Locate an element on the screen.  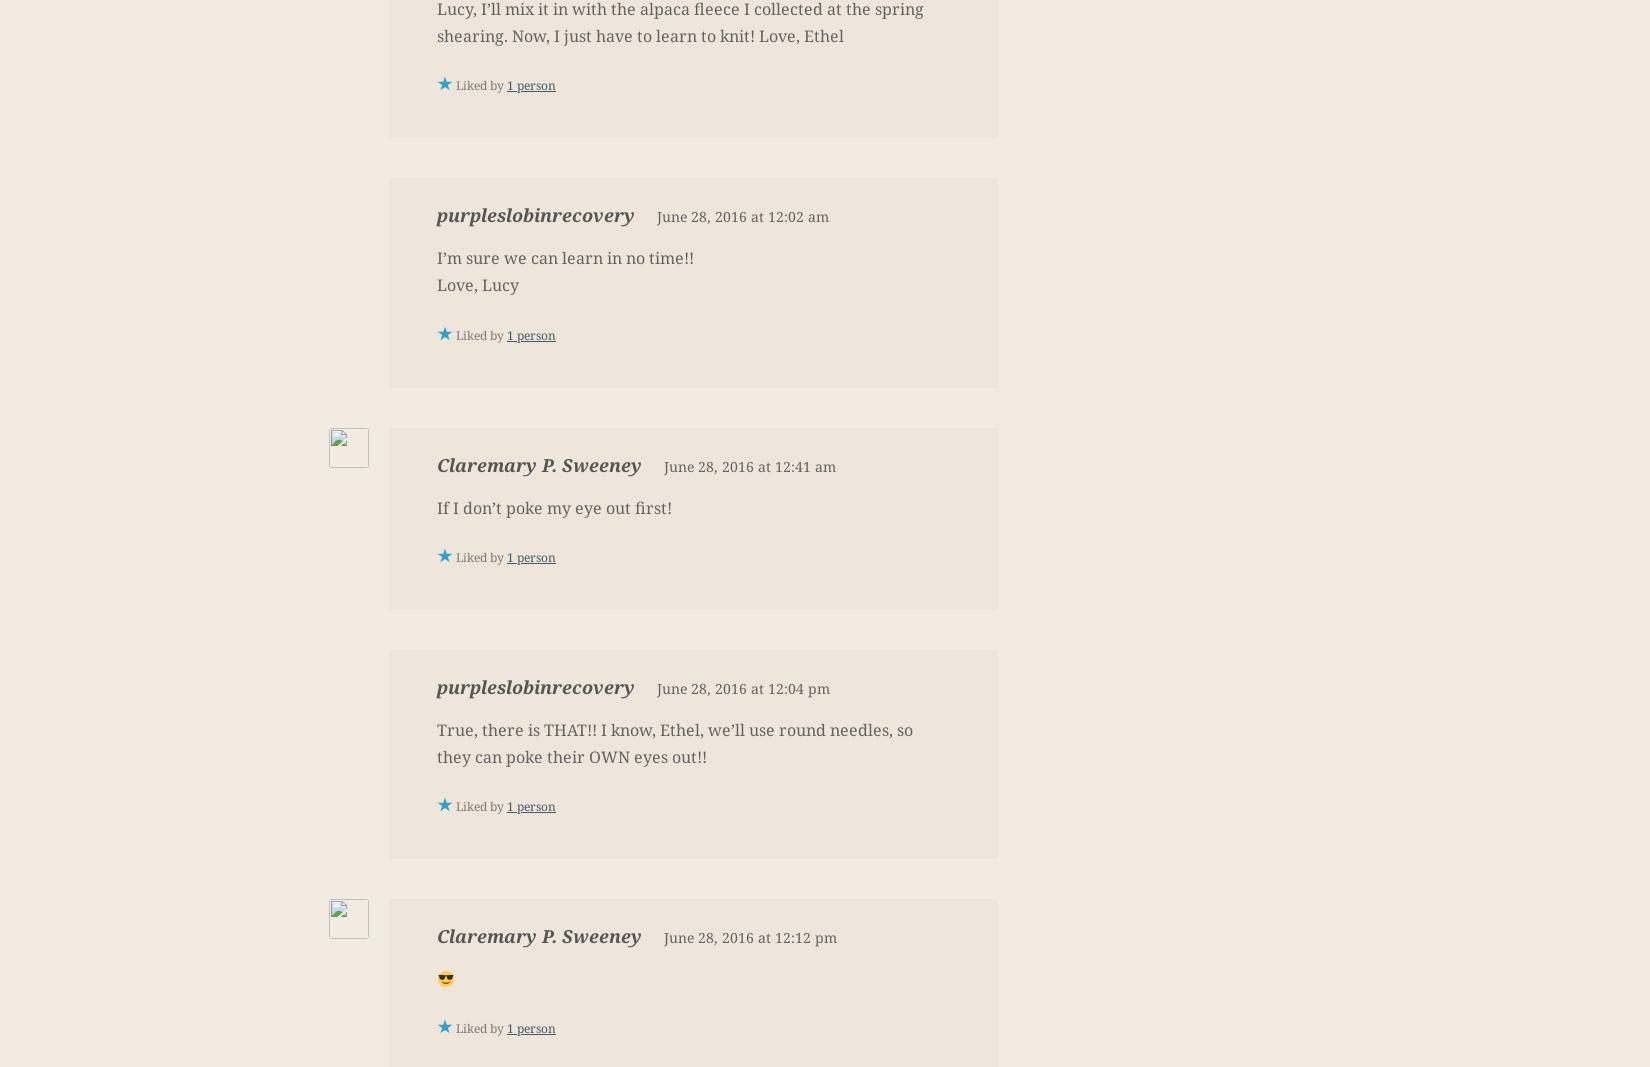
'Love, Lucy' is located at coordinates (477, 284).